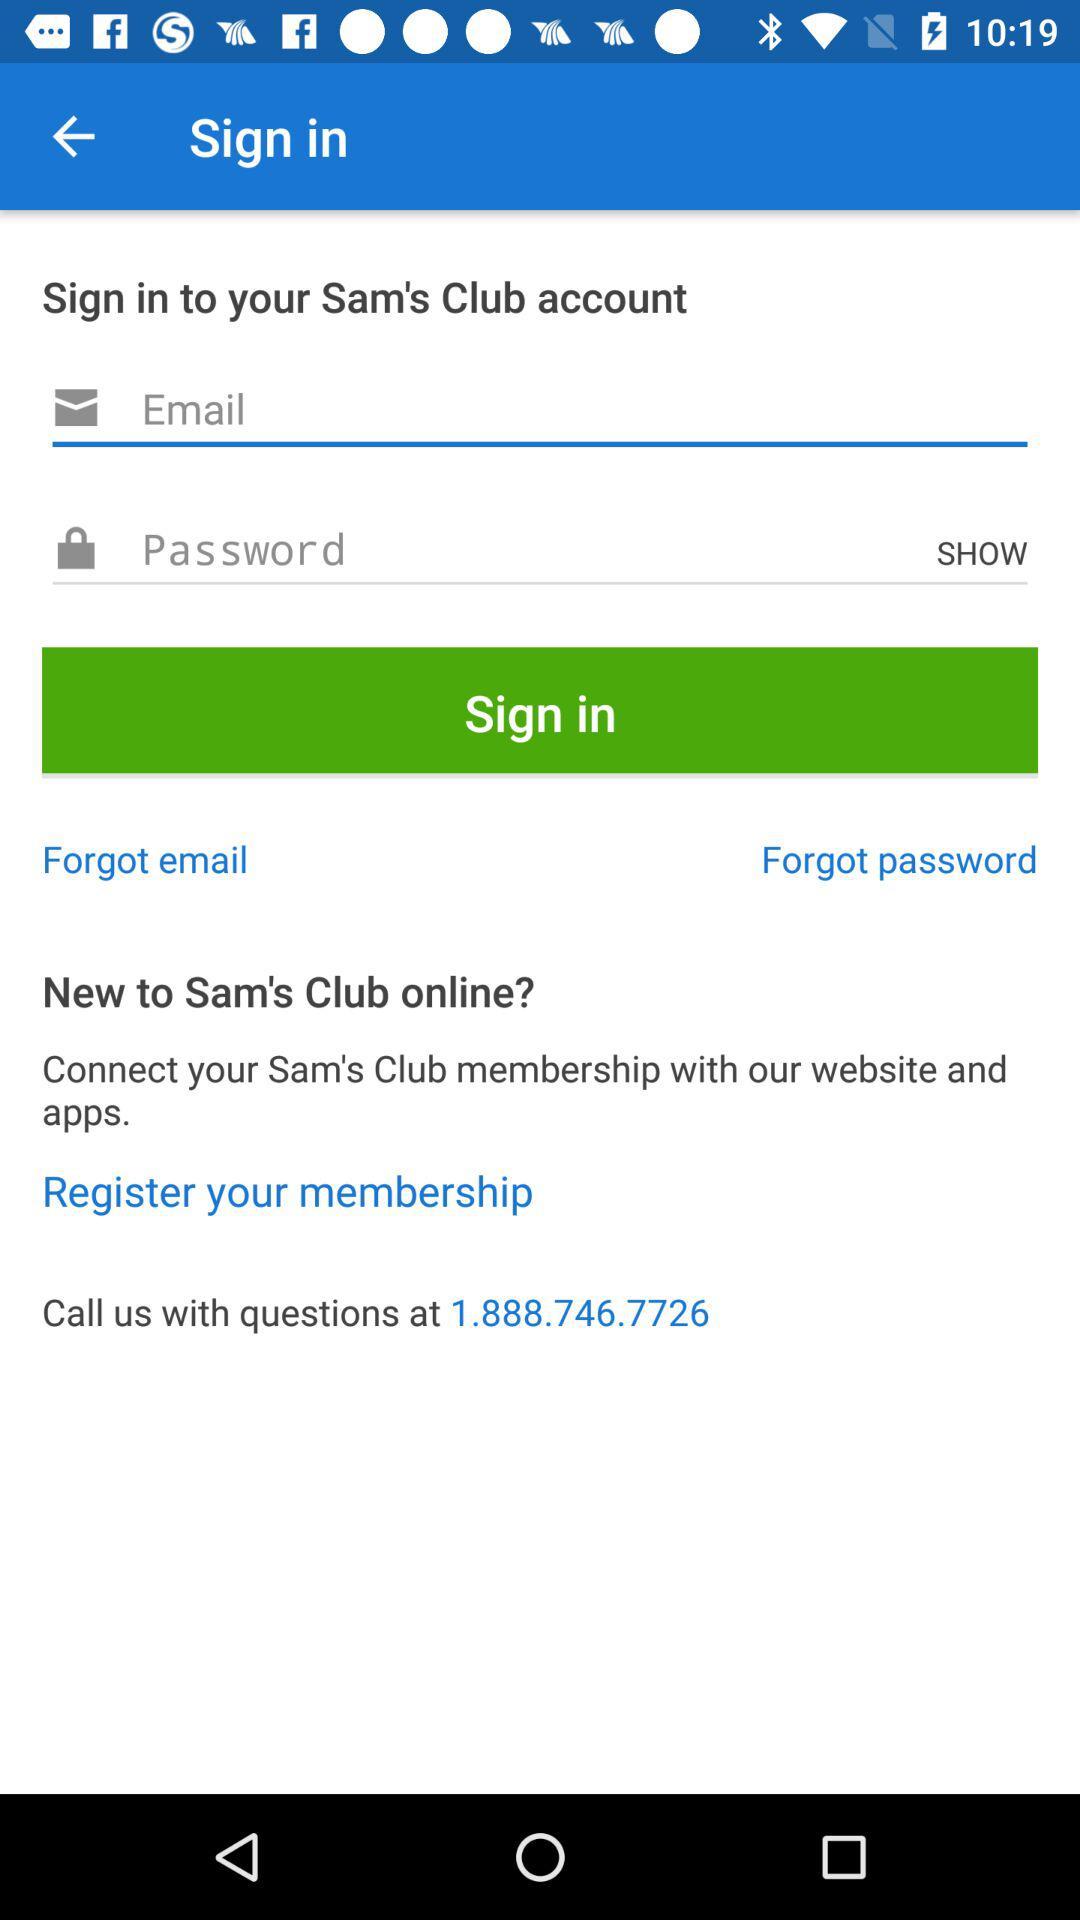 The height and width of the screenshot is (1920, 1080). What do you see at coordinates (72, 135) in the screenshot?
I see `icon to the left of sign in` at bounding box center [72, 135].